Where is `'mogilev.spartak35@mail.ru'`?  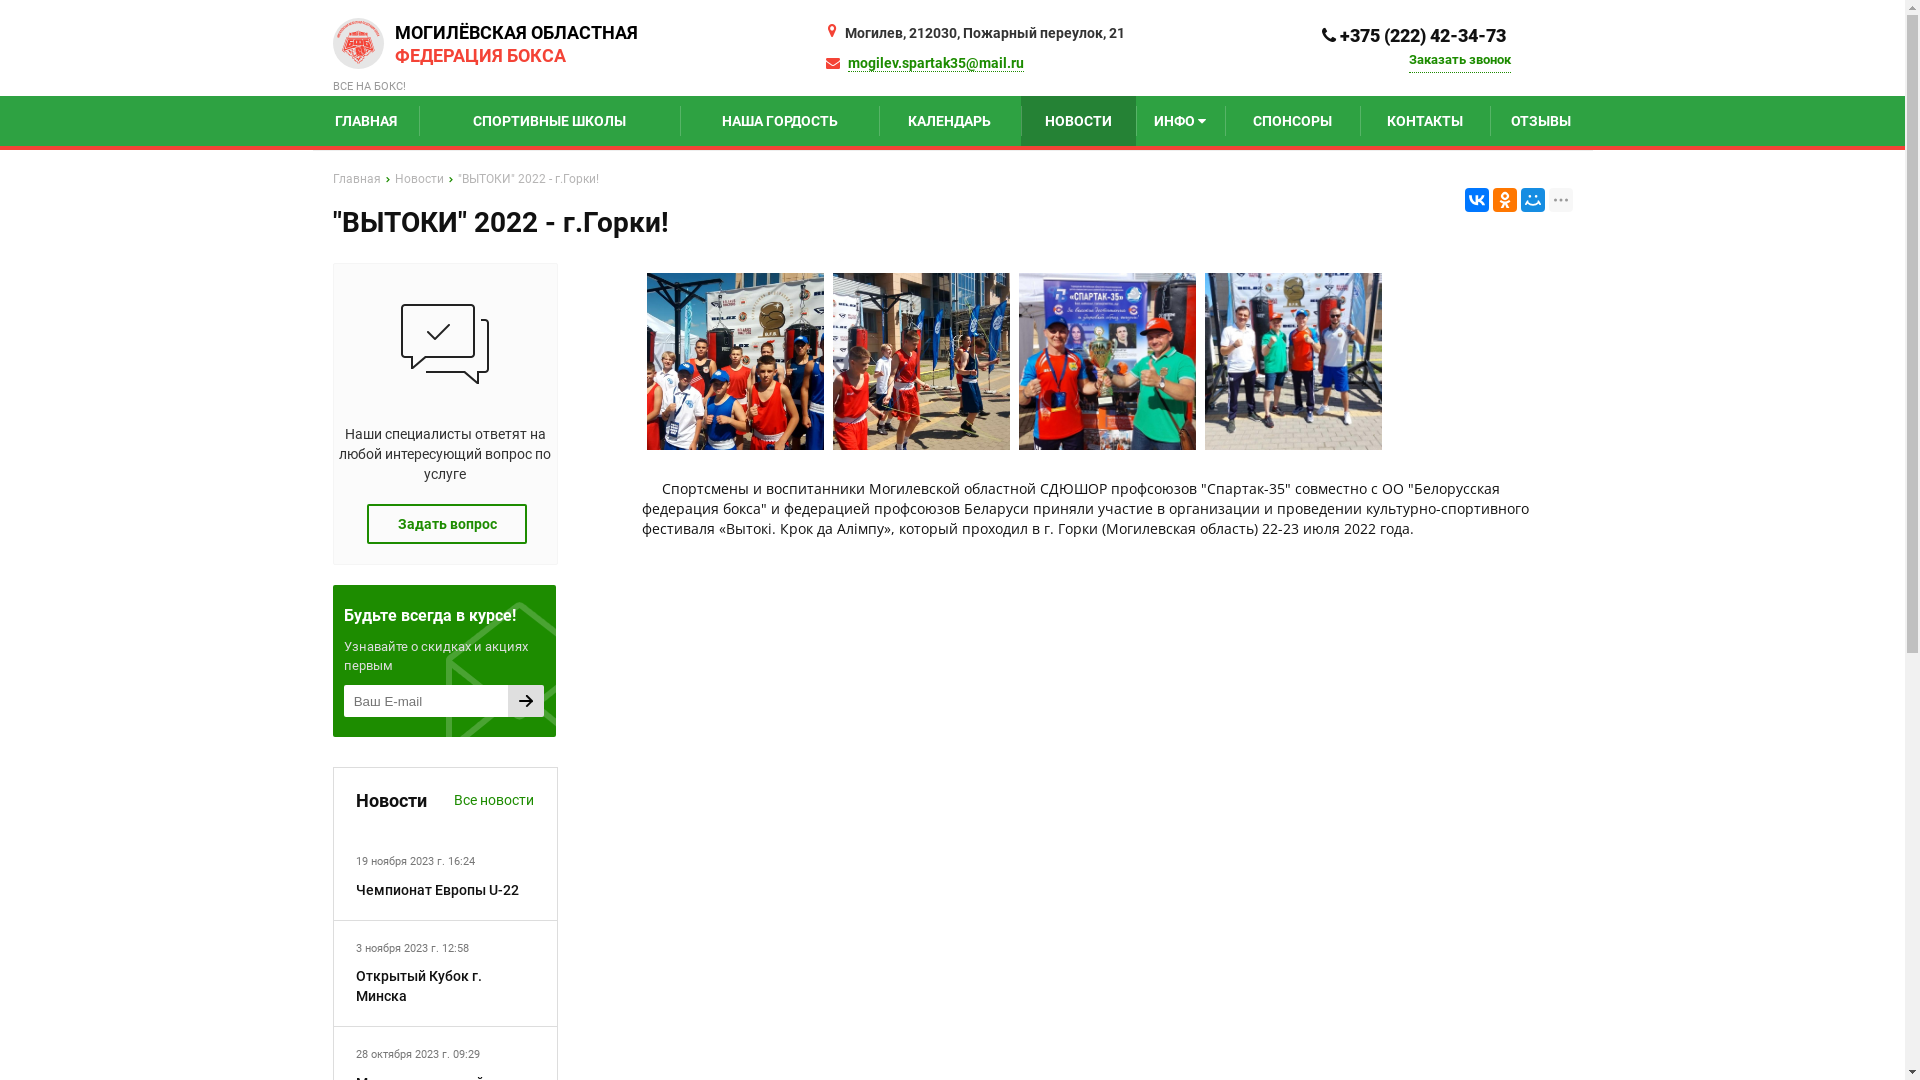 'mogilev.spartak35@mail.ru' is located at coordinates (935, 62).